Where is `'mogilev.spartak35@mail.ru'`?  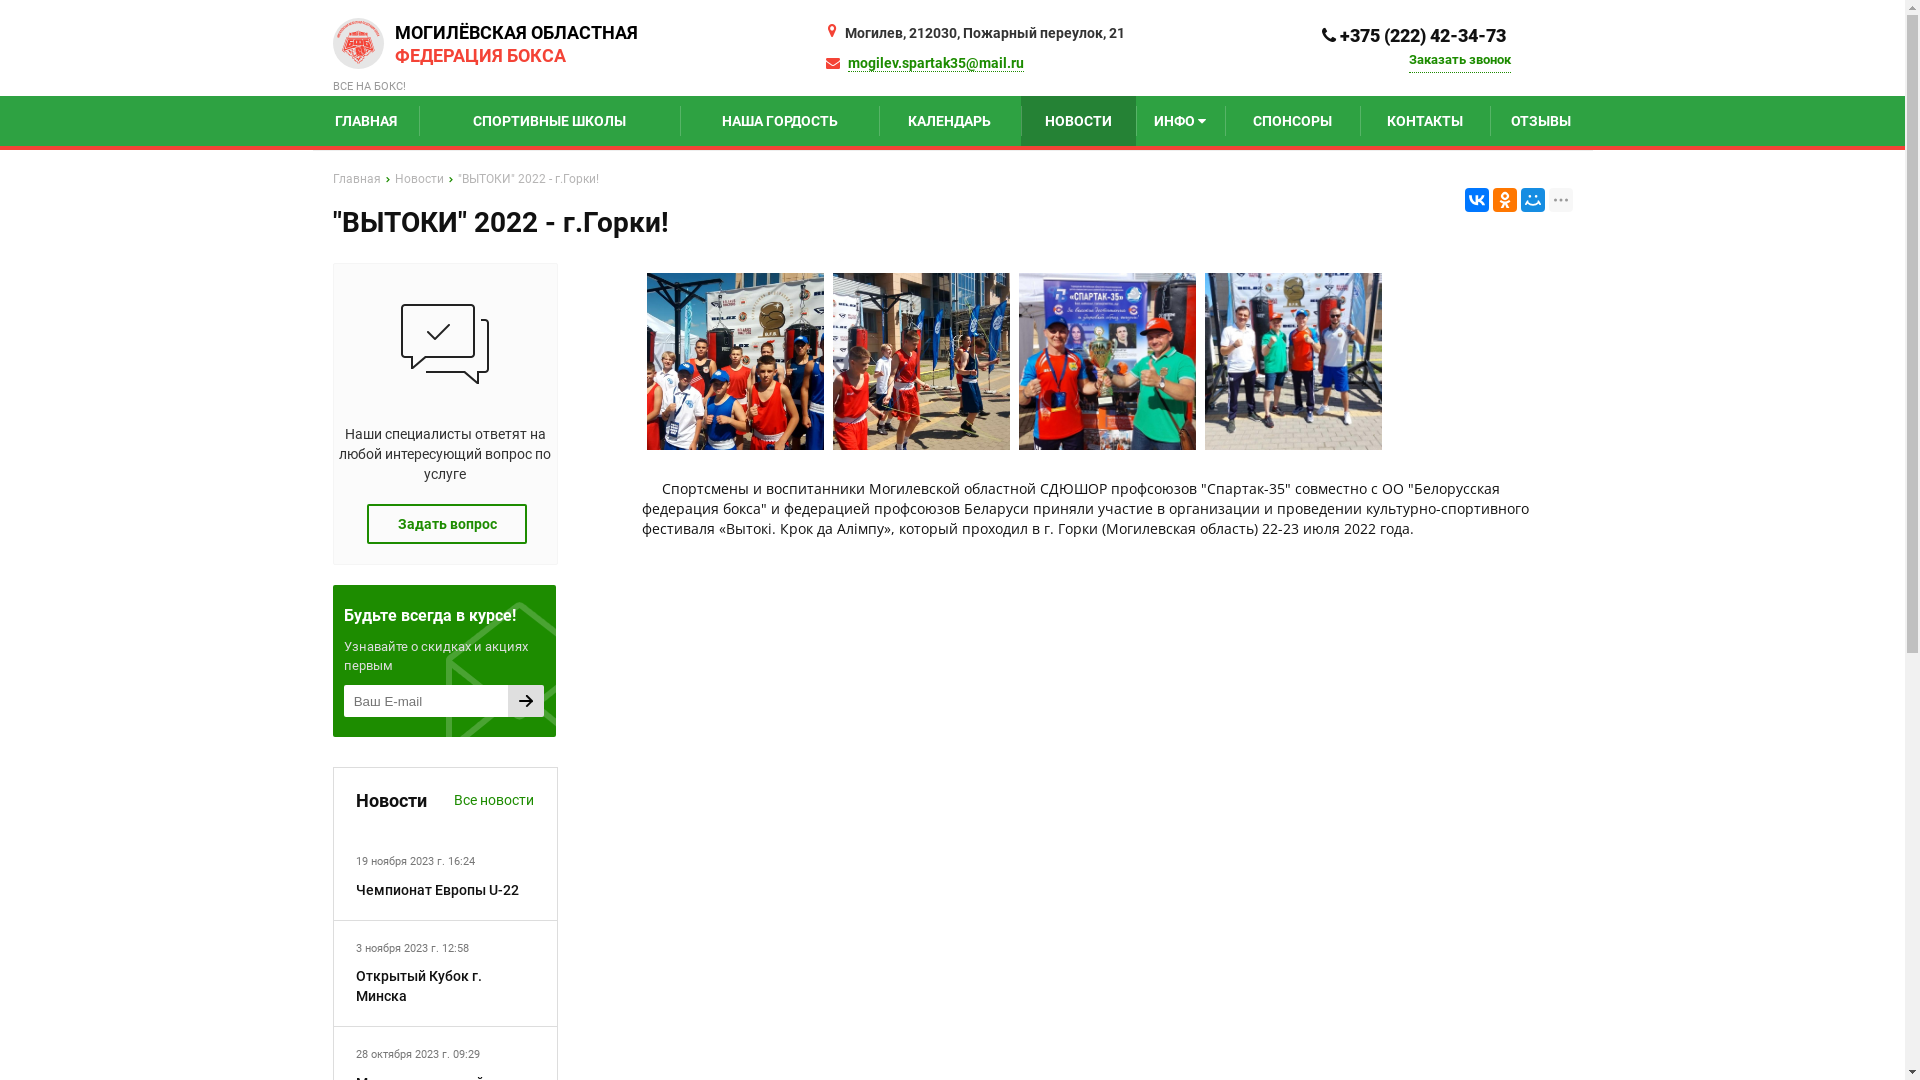 'mogilev.spartak35@mail.ru' is located at coordinates (935, 62).